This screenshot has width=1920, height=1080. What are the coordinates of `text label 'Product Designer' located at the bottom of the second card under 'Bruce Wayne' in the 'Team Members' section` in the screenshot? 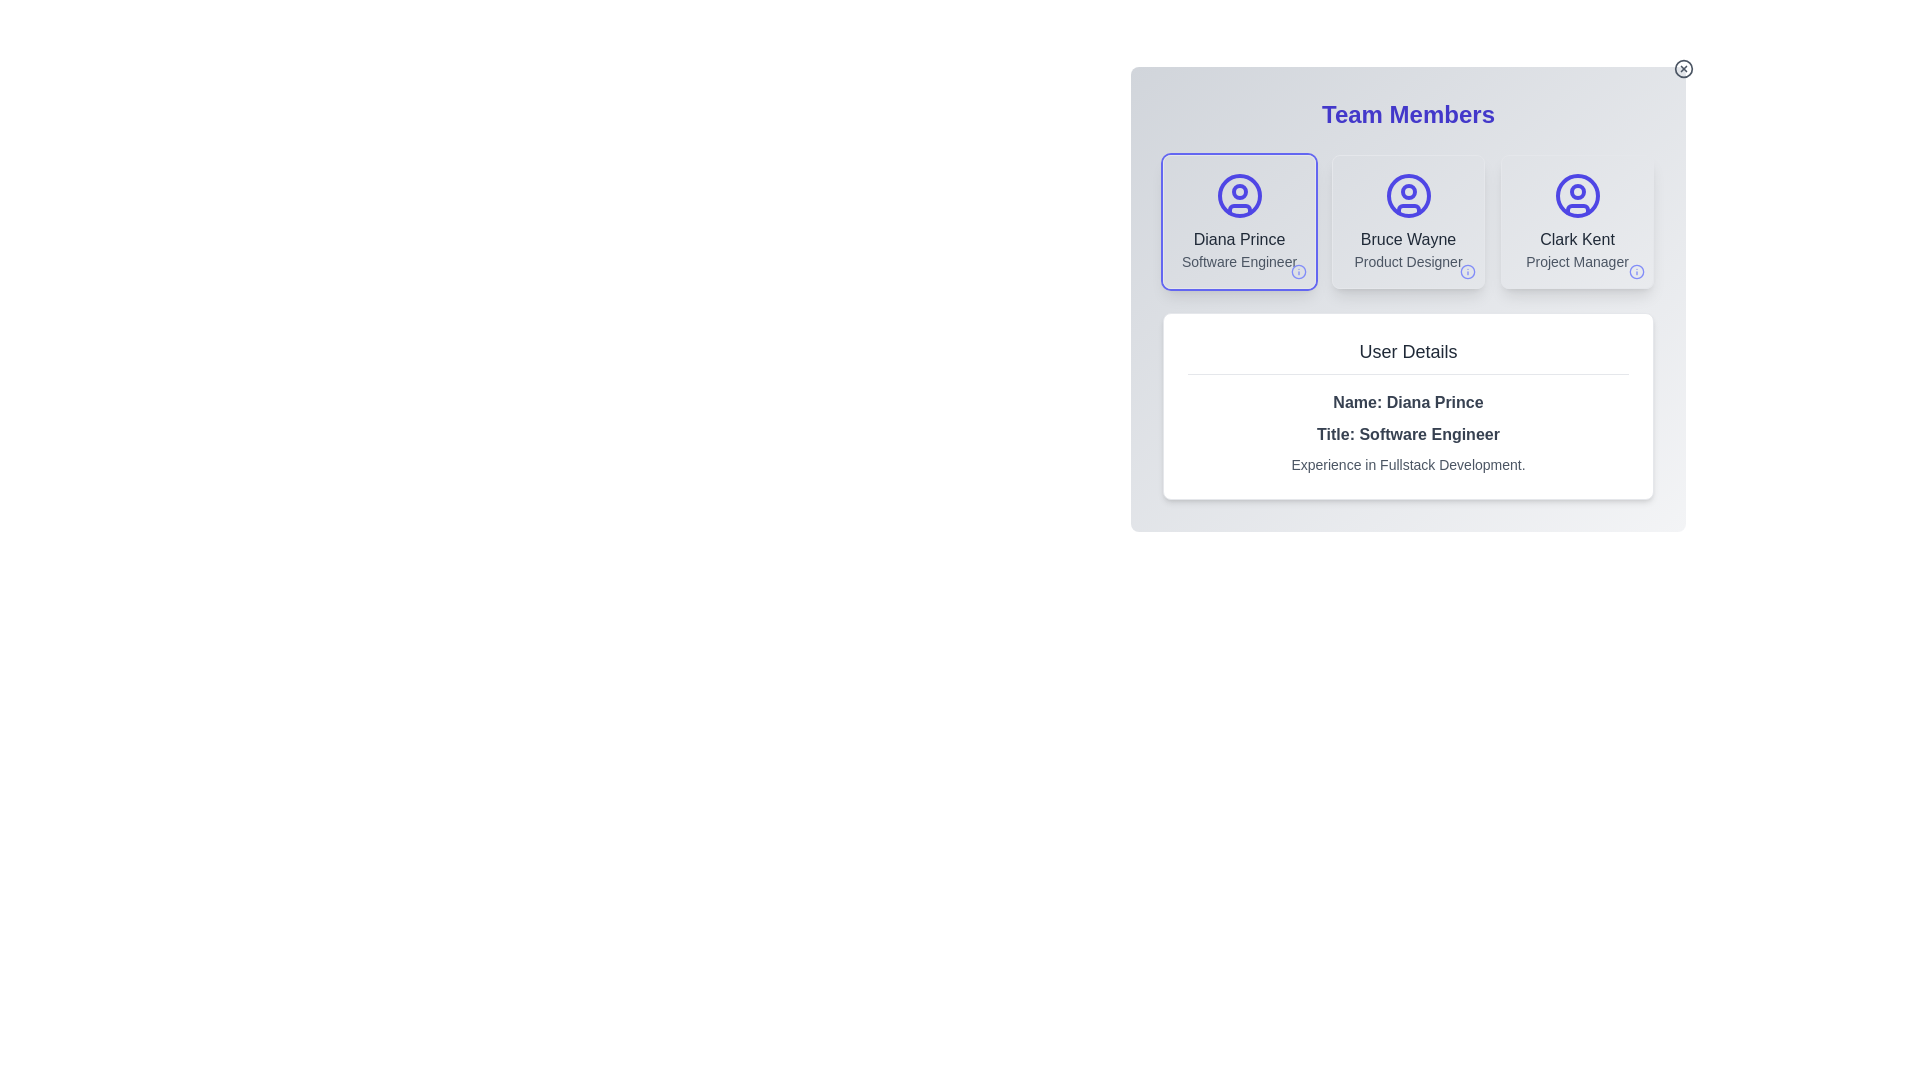 It's located at (1407, 261).